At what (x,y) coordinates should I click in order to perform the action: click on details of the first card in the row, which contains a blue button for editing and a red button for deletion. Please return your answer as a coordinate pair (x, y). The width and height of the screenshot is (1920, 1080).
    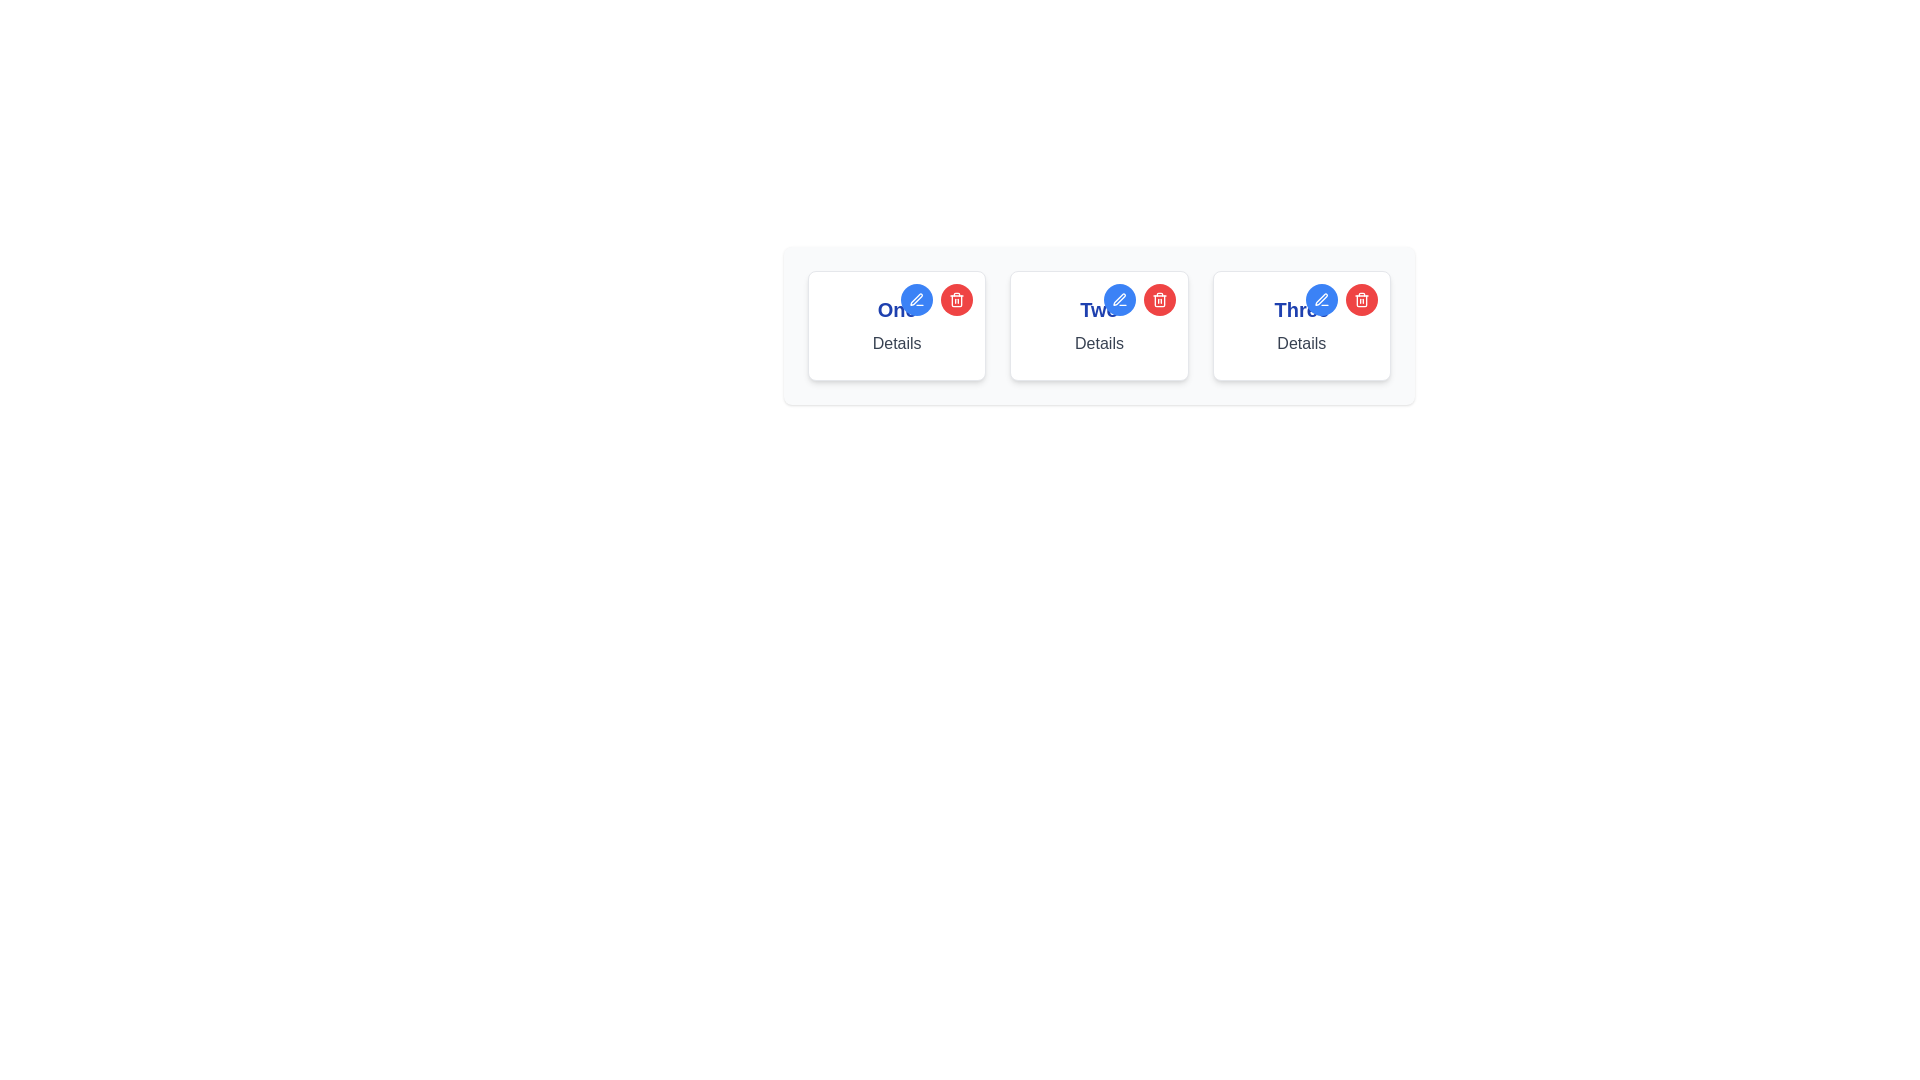
    Looking at the image, I should click on (896, 325).